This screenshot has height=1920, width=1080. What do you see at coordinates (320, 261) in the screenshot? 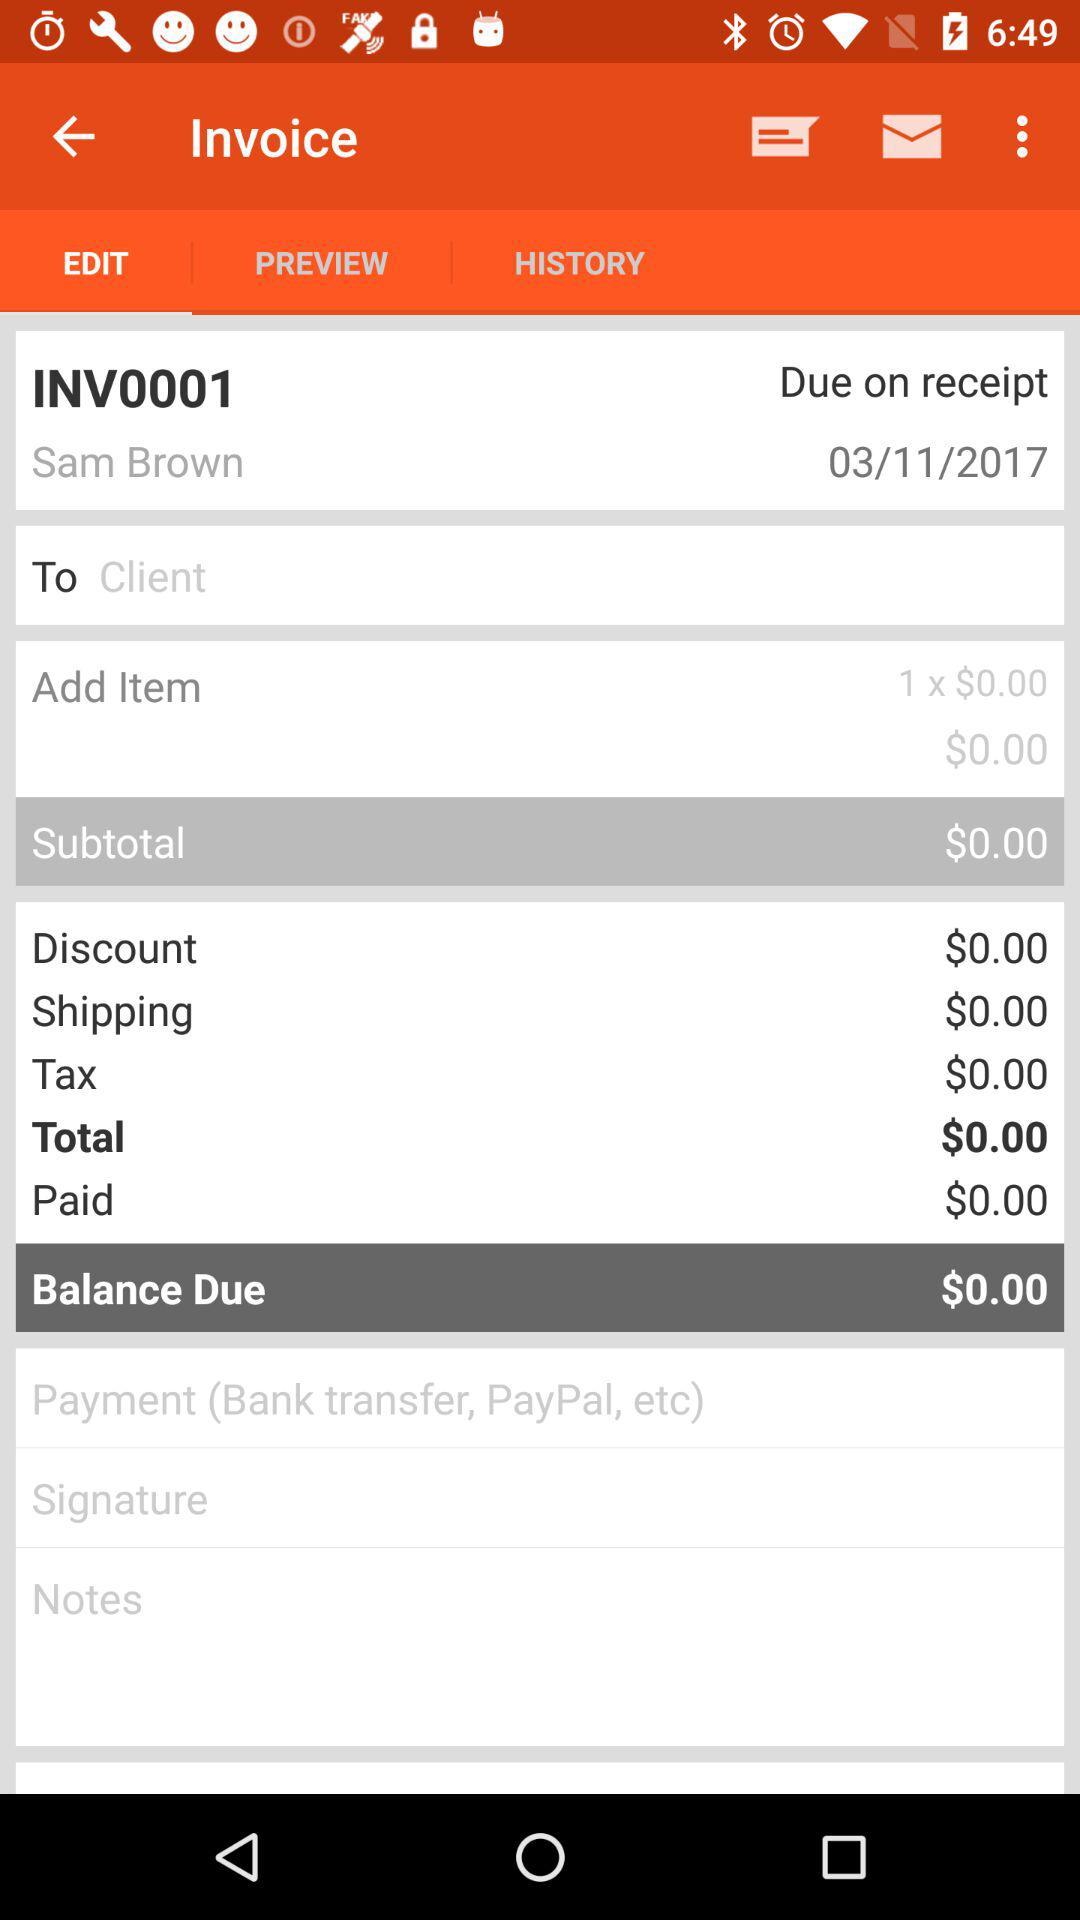
I see `item to the right of edit` at bounding box center [320, 261].